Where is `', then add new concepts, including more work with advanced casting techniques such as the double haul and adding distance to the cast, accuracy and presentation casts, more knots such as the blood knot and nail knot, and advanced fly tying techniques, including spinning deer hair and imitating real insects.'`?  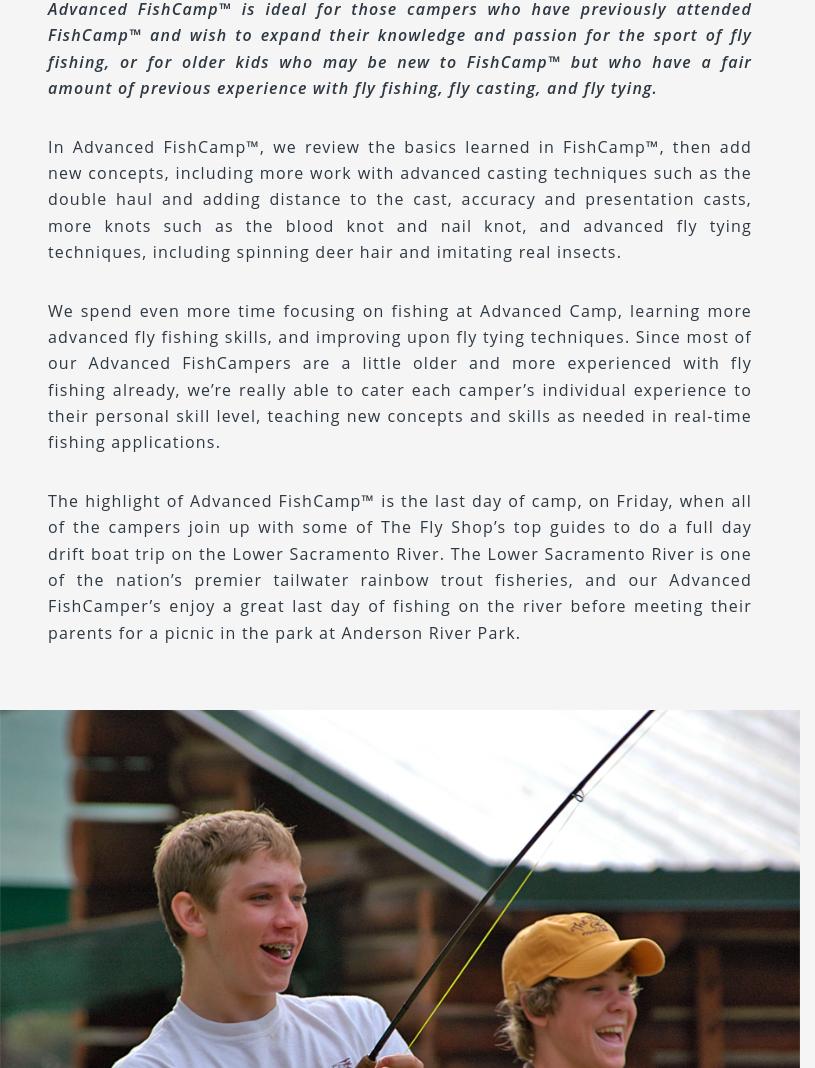
', then add new concepts, including more work with advanced casting techniques such as the double haul and adding distance to the cast, accuracy and presentation casts, more knots such as the blood knot and nail knot, and advanced fly tying techniques, including spinning deer hair and imitating real insects.' is located at coordinates (399, 198).